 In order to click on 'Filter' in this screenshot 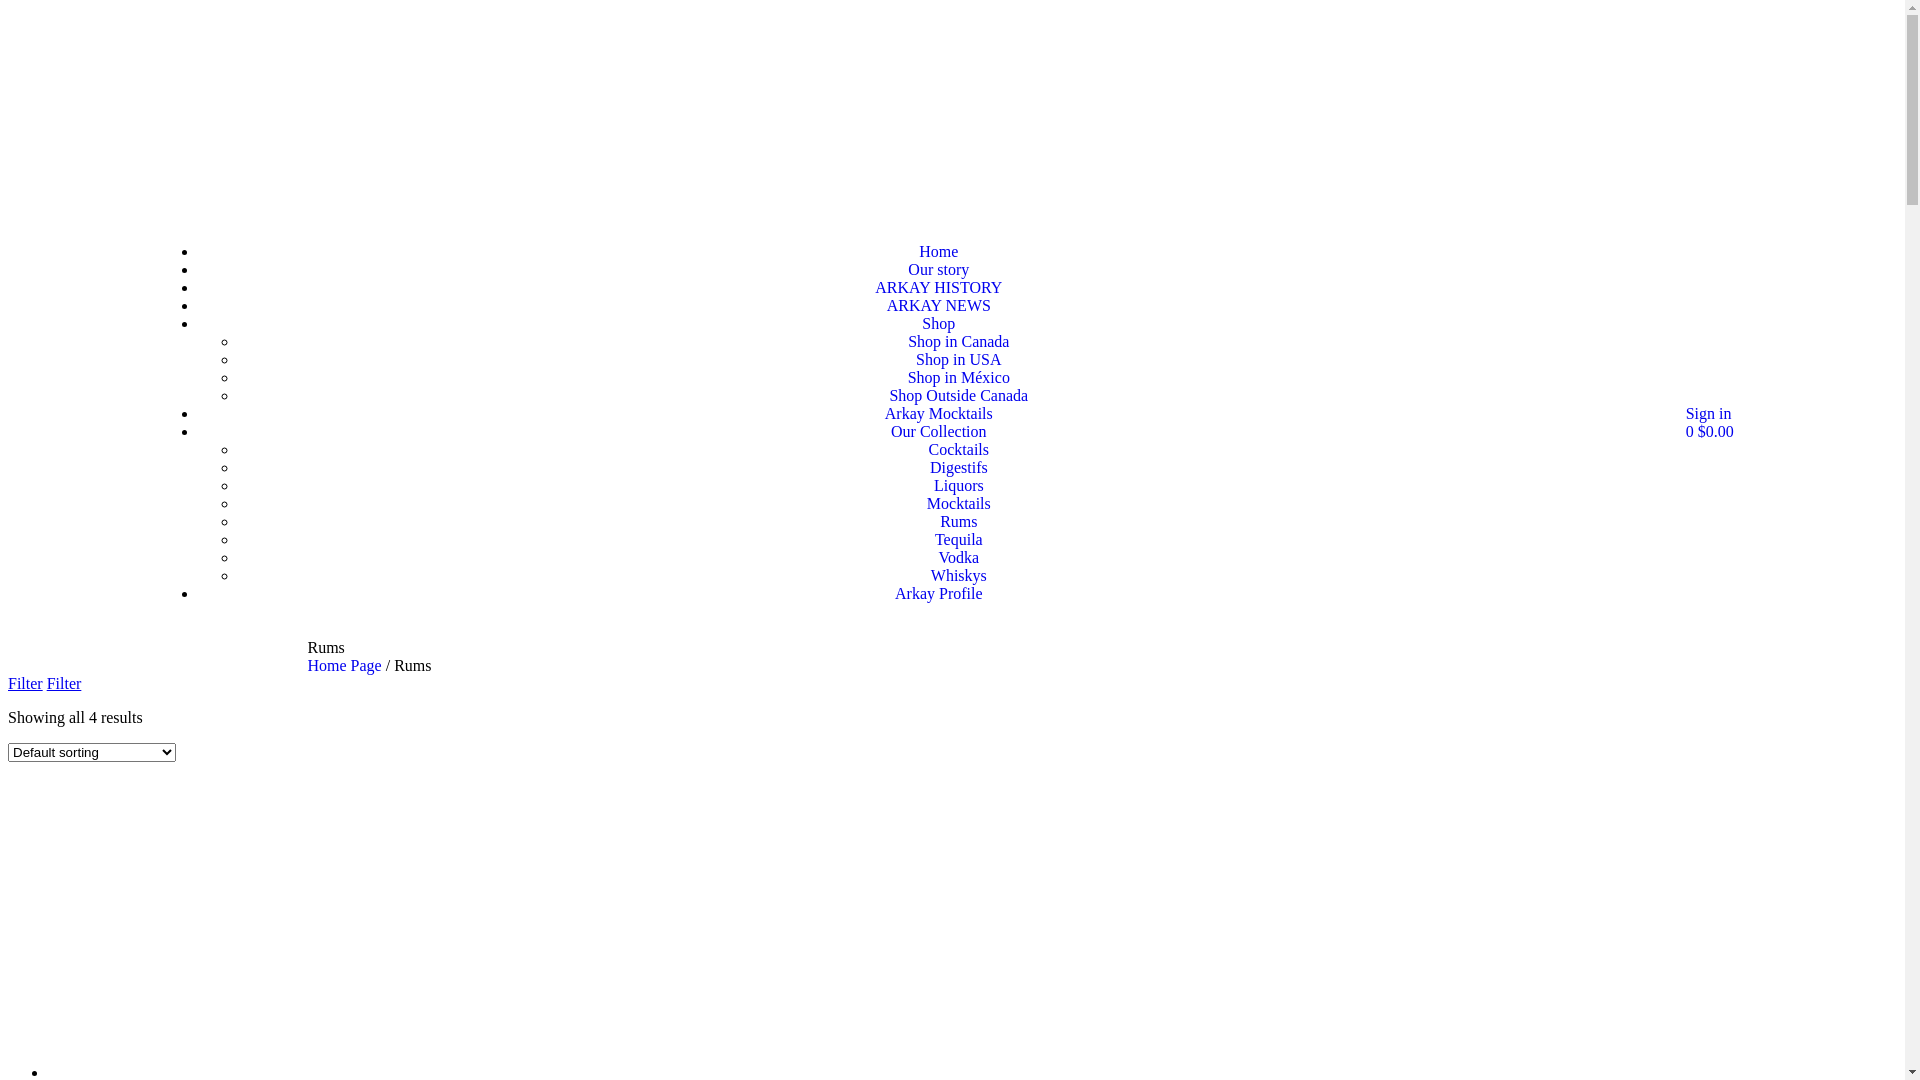, I will do `click(8, 682)`.